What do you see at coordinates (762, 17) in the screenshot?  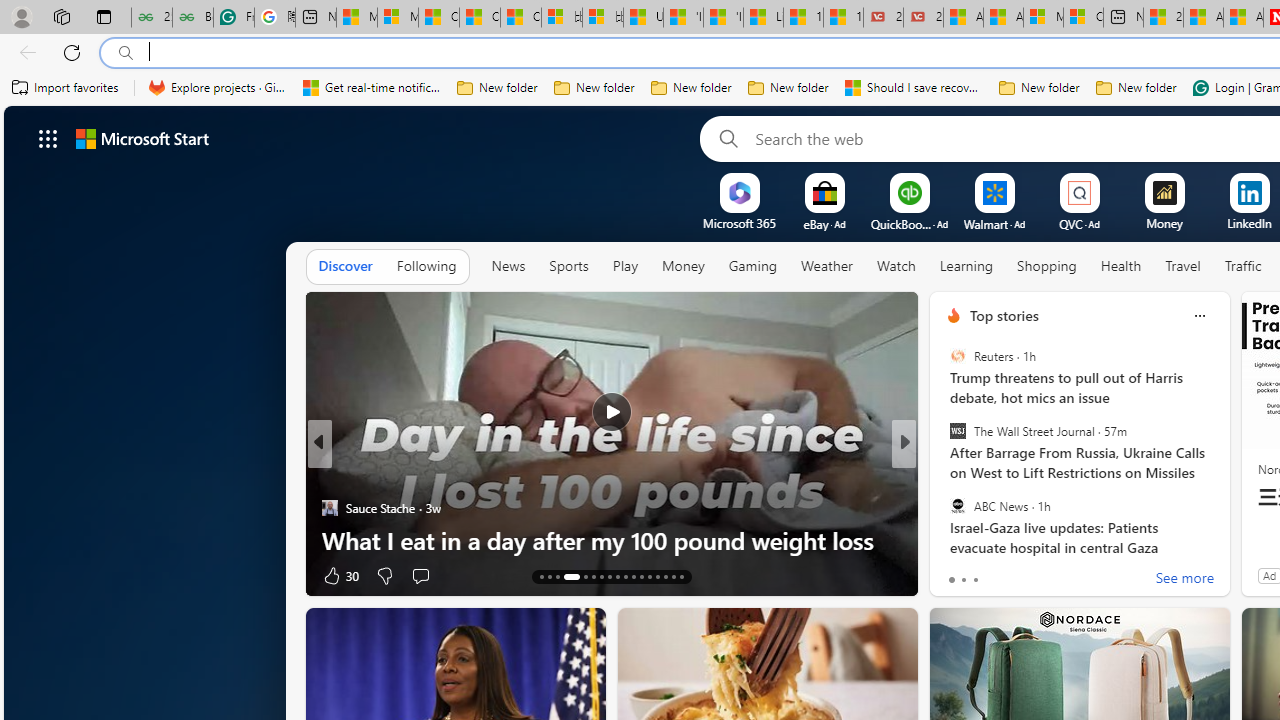 I see `'Lifestyle - MSN'` at bounding box center [762, 17].